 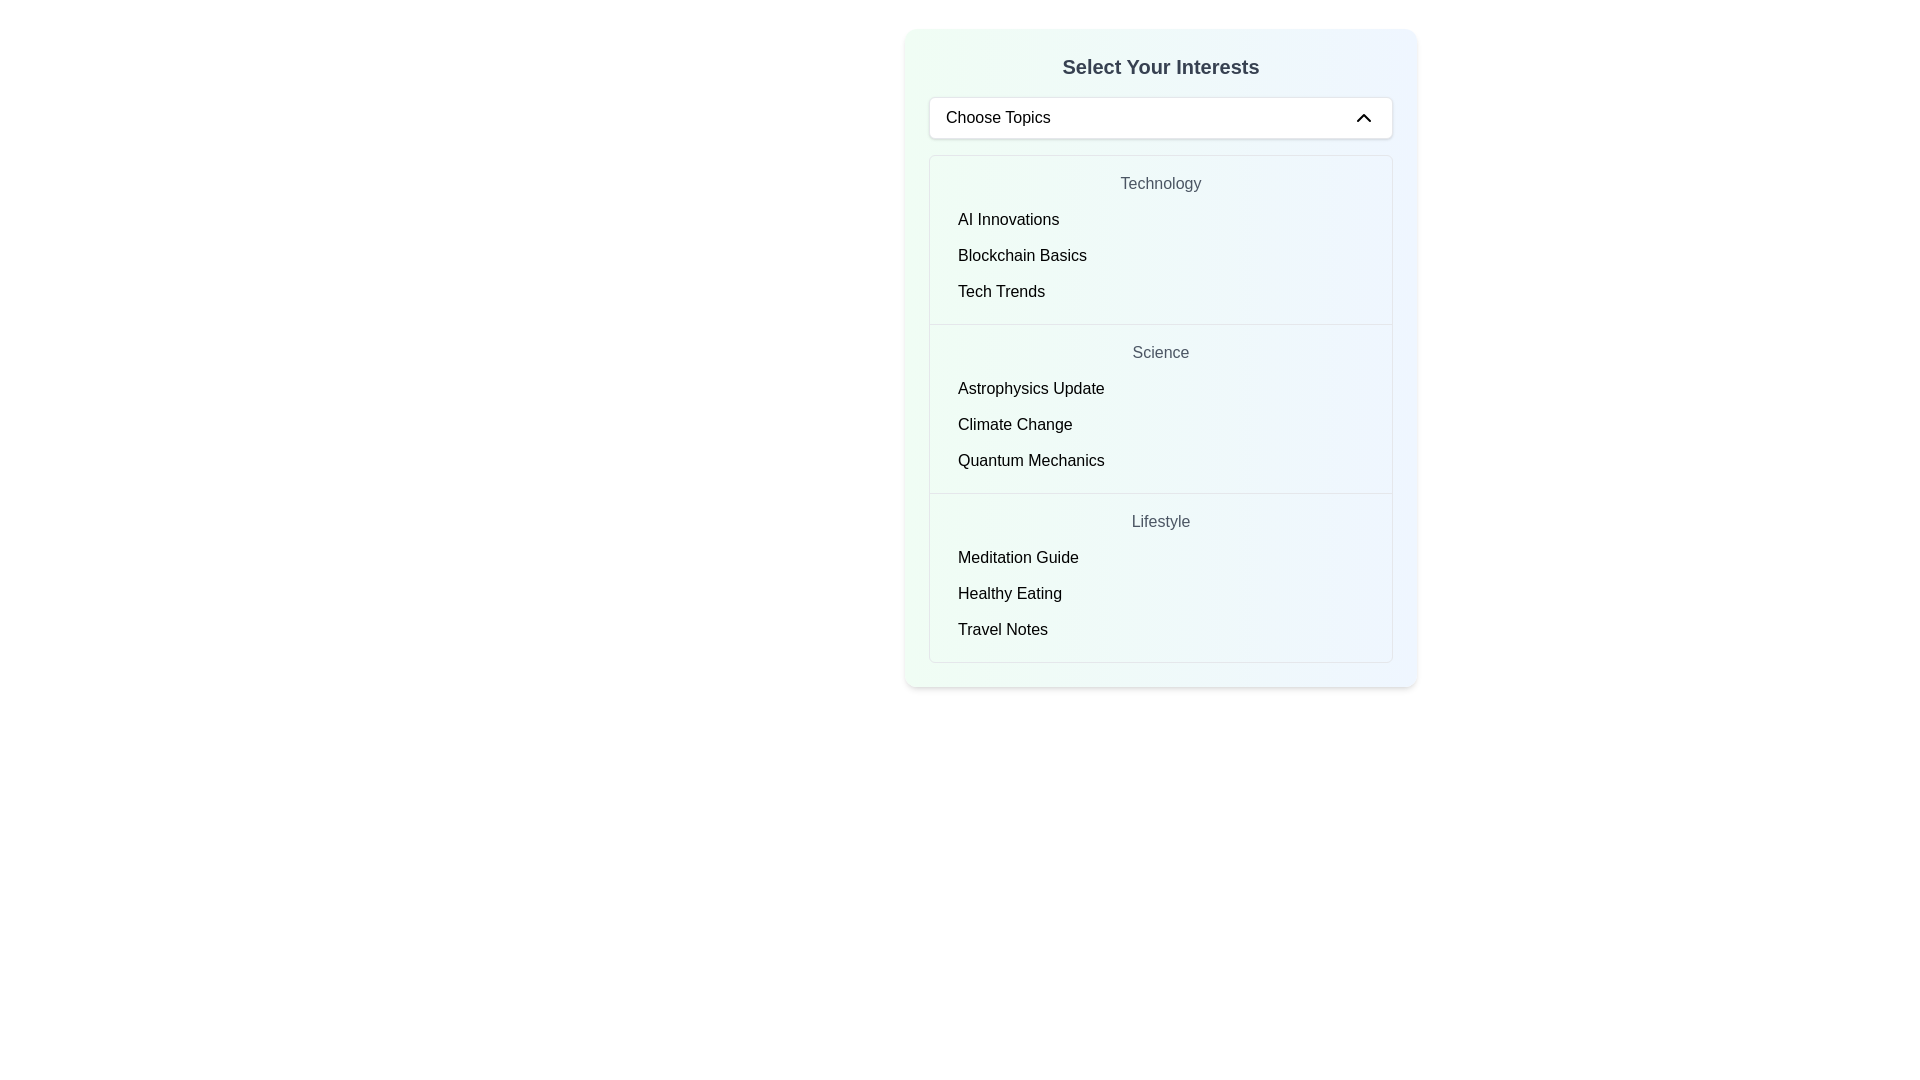 I want to click on the third item in the vertical list of topics under the 'Technology' category, so click(x=1161, y=292).